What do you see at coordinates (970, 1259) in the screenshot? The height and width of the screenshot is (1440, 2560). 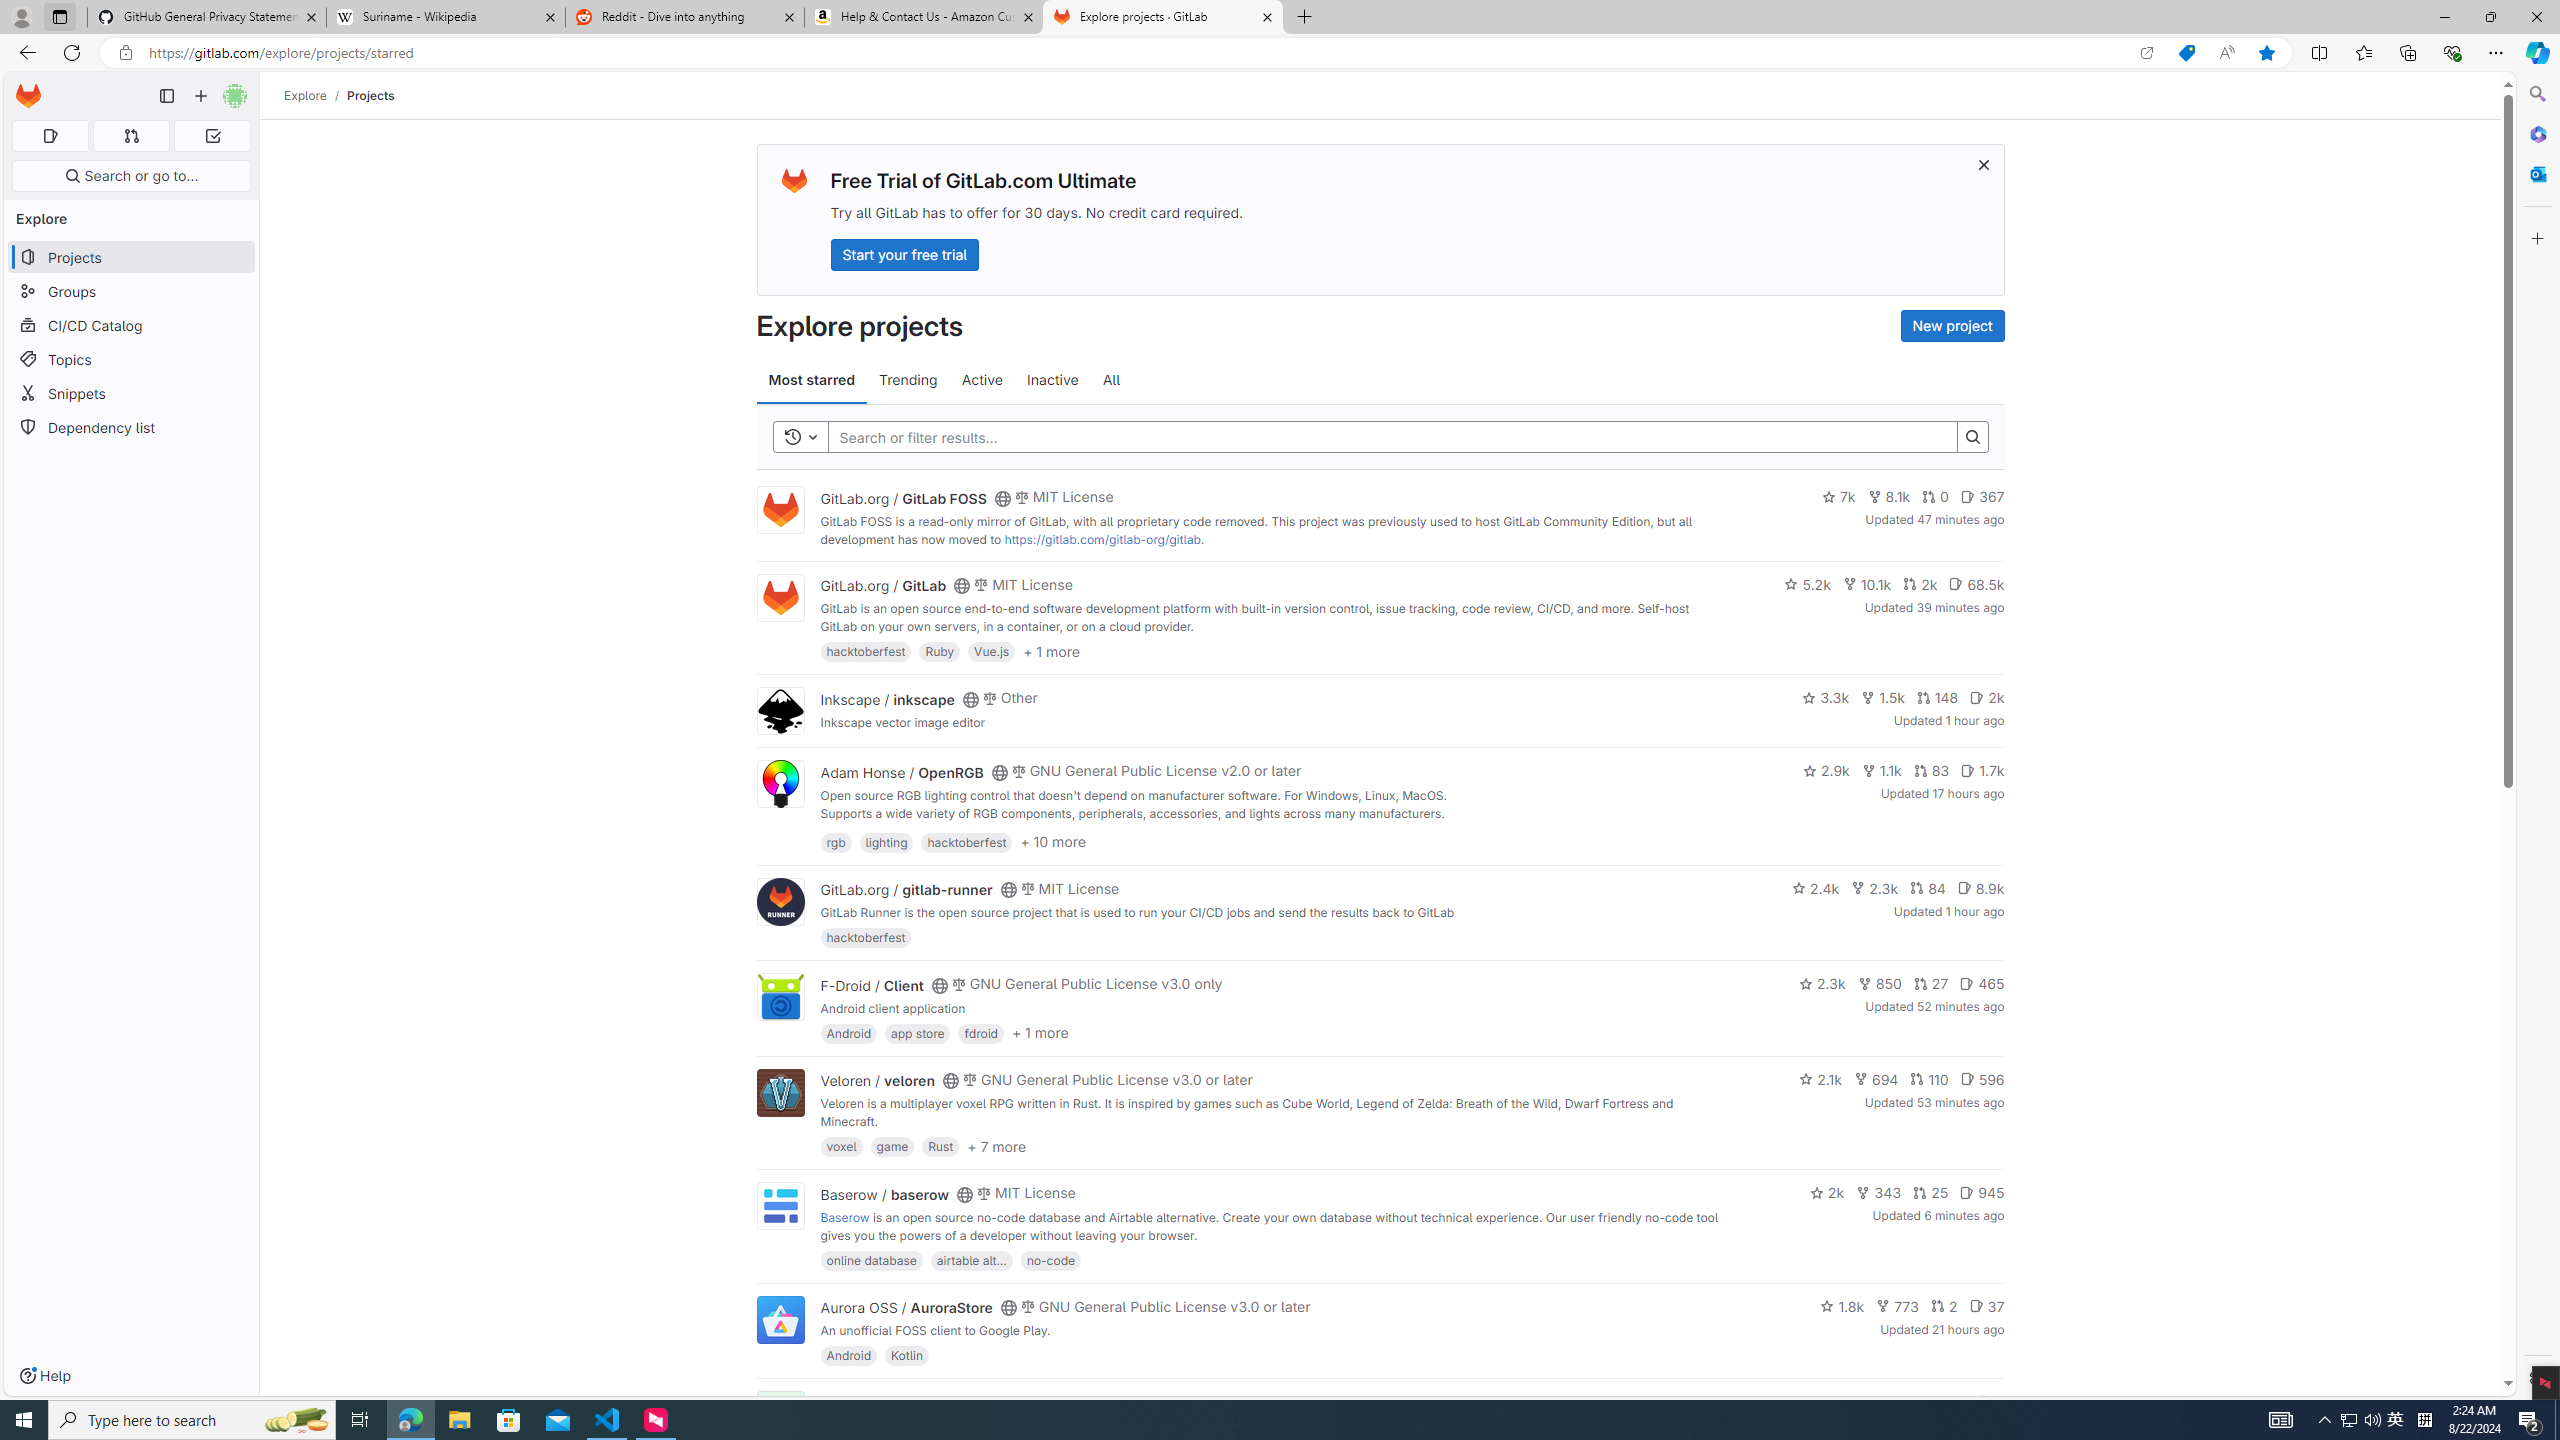 I see `'airtable alt...'` at bounding box center [970, 1259].